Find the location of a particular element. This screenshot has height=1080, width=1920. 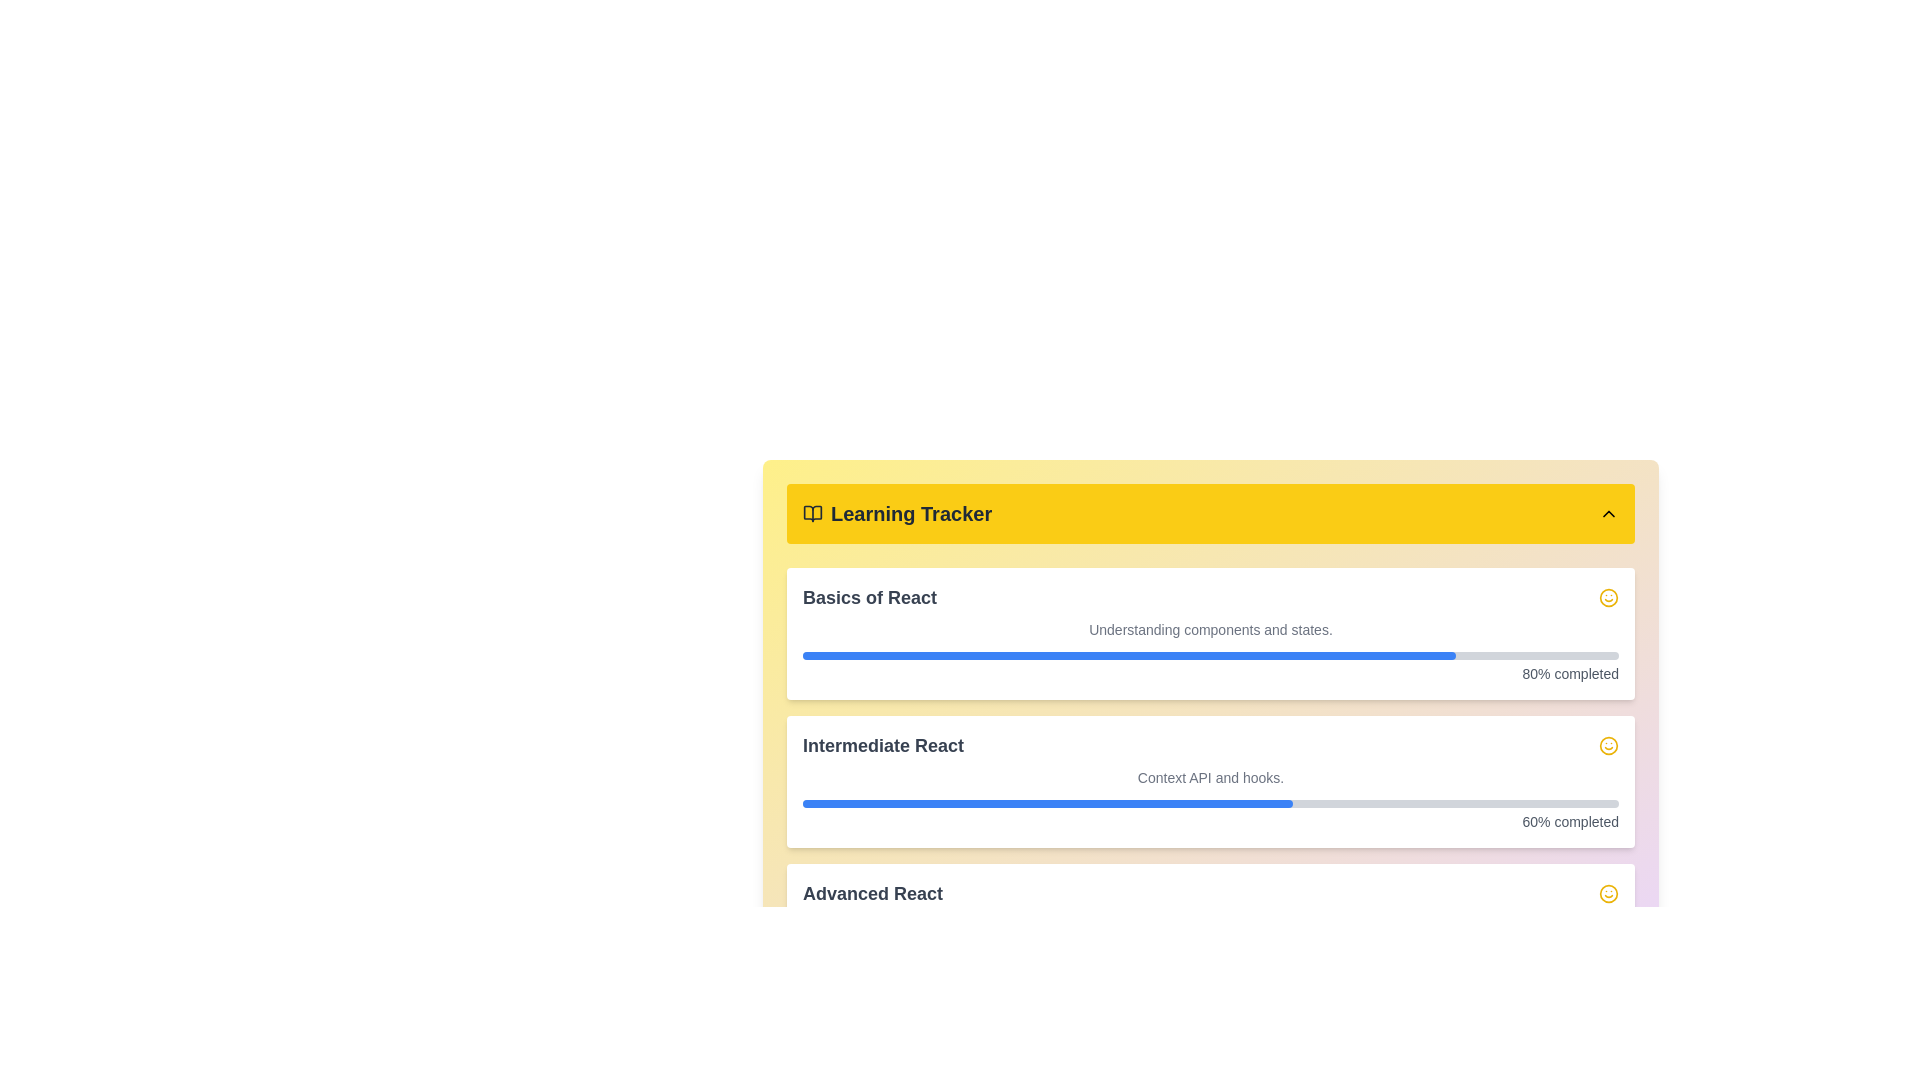

the open book icon located to the left of the 'Learning Tracker' text in the yellow header section is located at coordinates (812, 512).